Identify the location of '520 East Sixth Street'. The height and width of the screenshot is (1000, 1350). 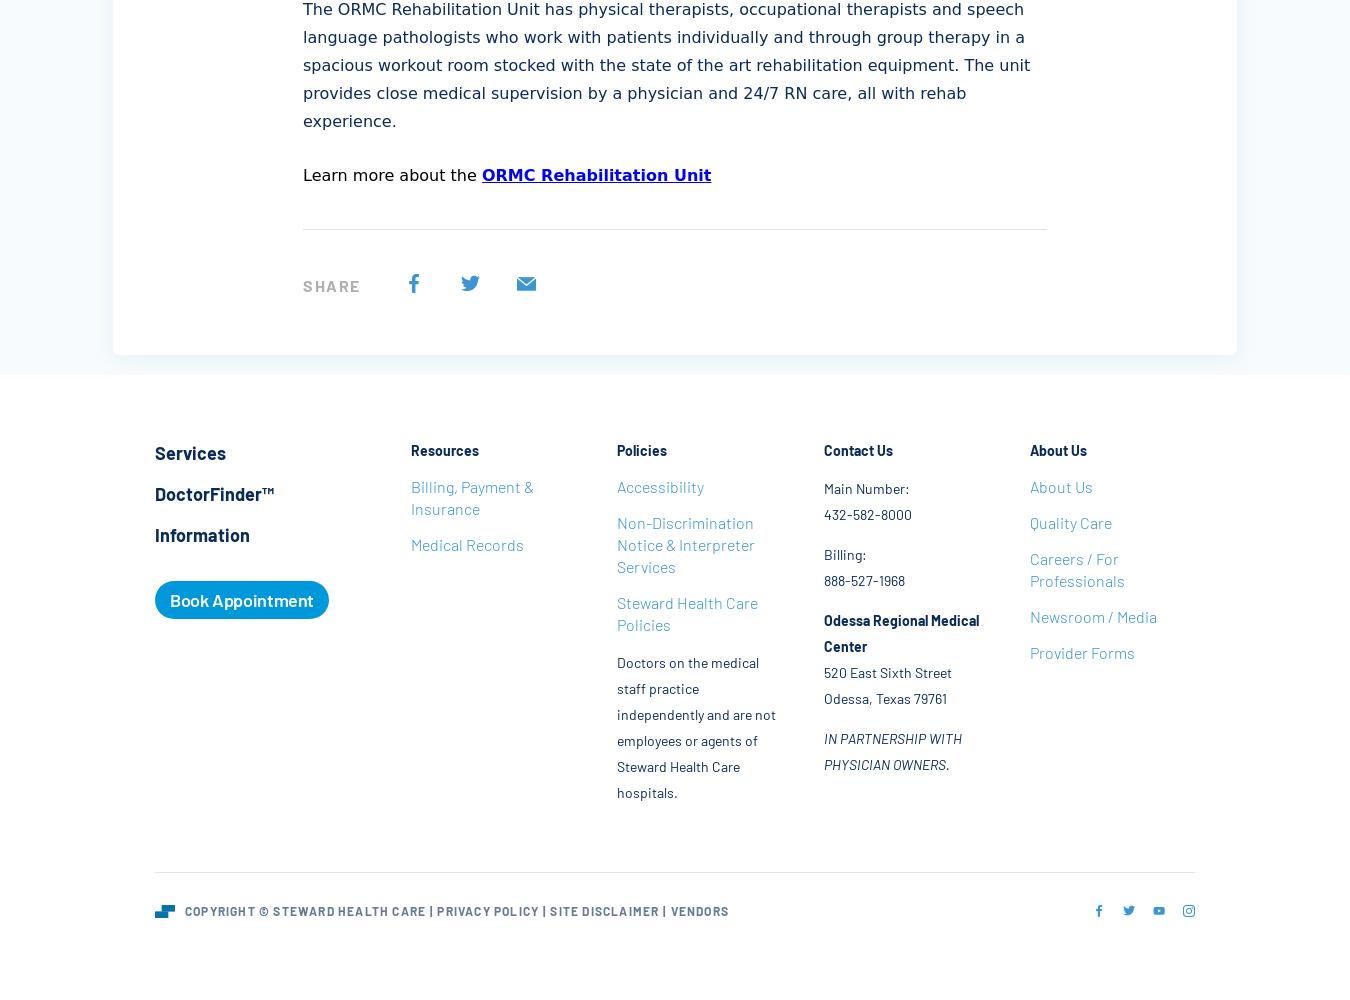
(886, 672).